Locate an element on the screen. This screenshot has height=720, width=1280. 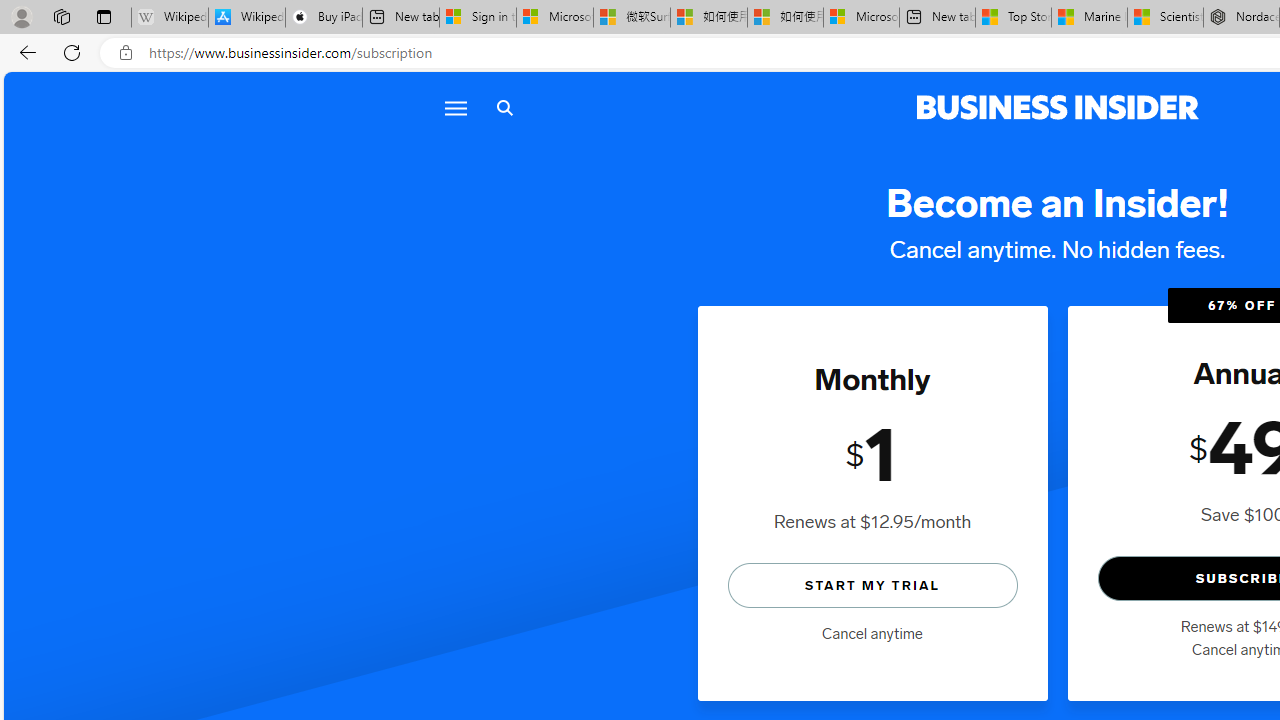
'Business Insider logo' is located at coordinates (1056, 107).